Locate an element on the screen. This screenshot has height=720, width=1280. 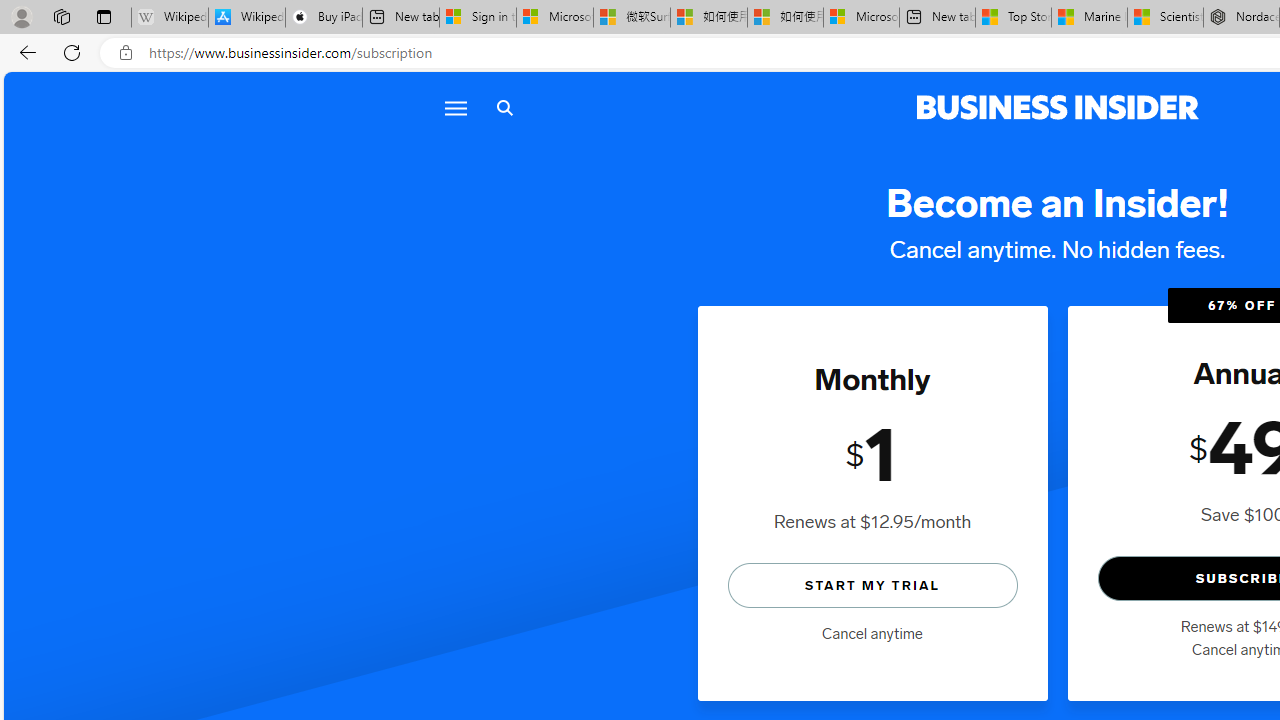
'Business Insider logo' is located at coordinates (1056, 107).